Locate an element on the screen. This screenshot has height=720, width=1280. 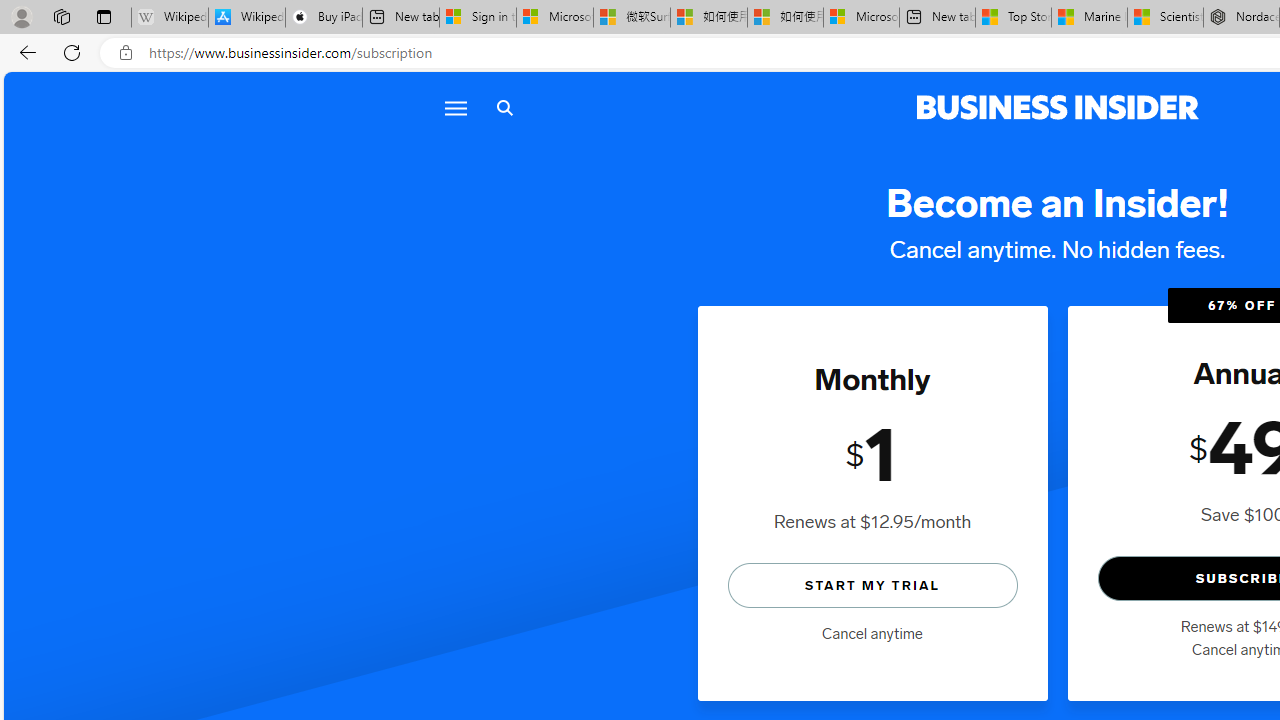
'Business Insider logo' is located at coordinates (1056, 107).